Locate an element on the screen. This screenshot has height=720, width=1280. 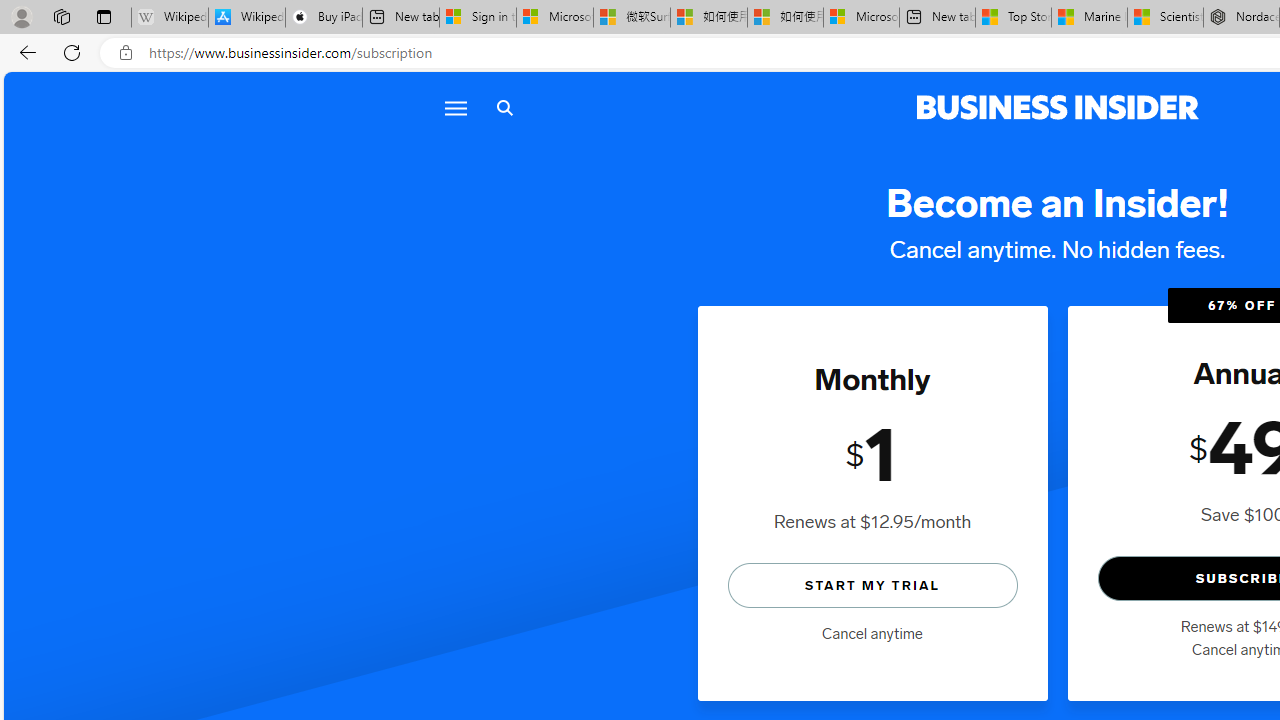
'Business Insider logo' is located at coordinates (1056, 107).